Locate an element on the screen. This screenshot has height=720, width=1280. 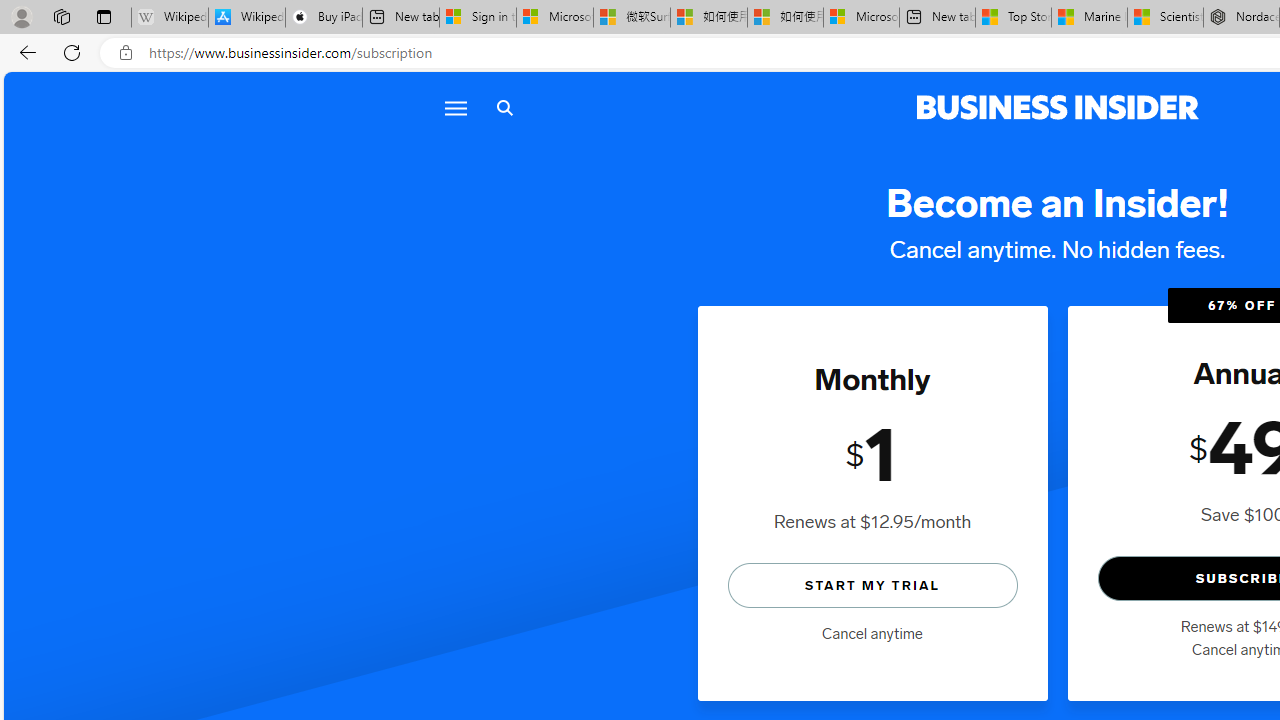
'Business Insider logo' is located at coordinates (1056, 107).